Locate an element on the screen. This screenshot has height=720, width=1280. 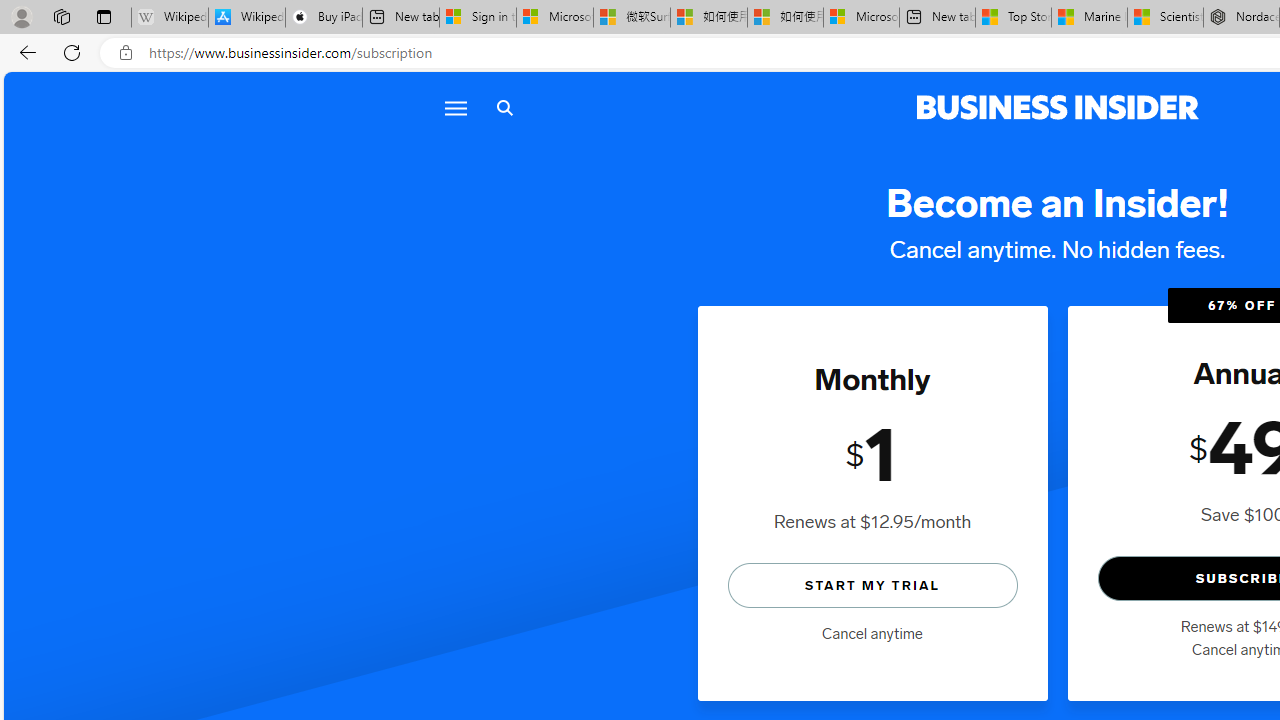
'Business Insider logo' is located at coordinates (1056, 107).